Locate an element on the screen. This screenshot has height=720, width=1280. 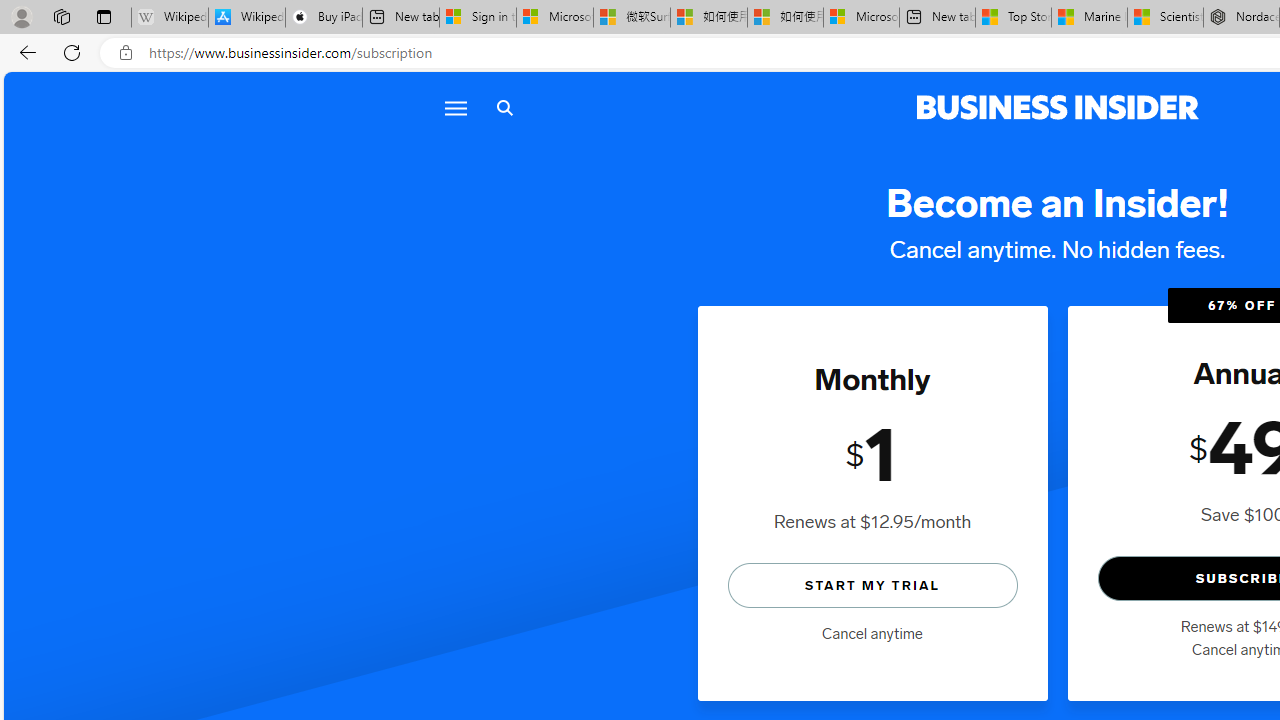
'Business Insider logo' is located at coordinates (1056, 107).